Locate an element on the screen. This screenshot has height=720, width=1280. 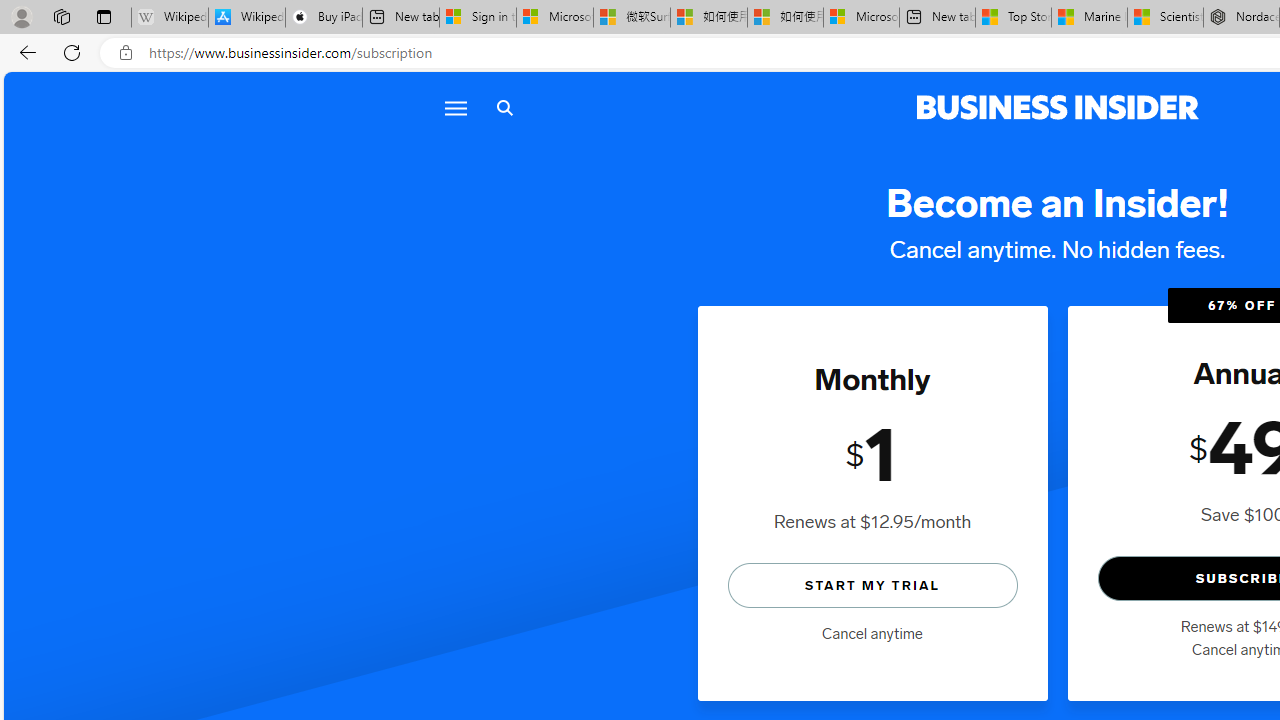
'Business Insider logo' is located at coordinates (1056, 107).